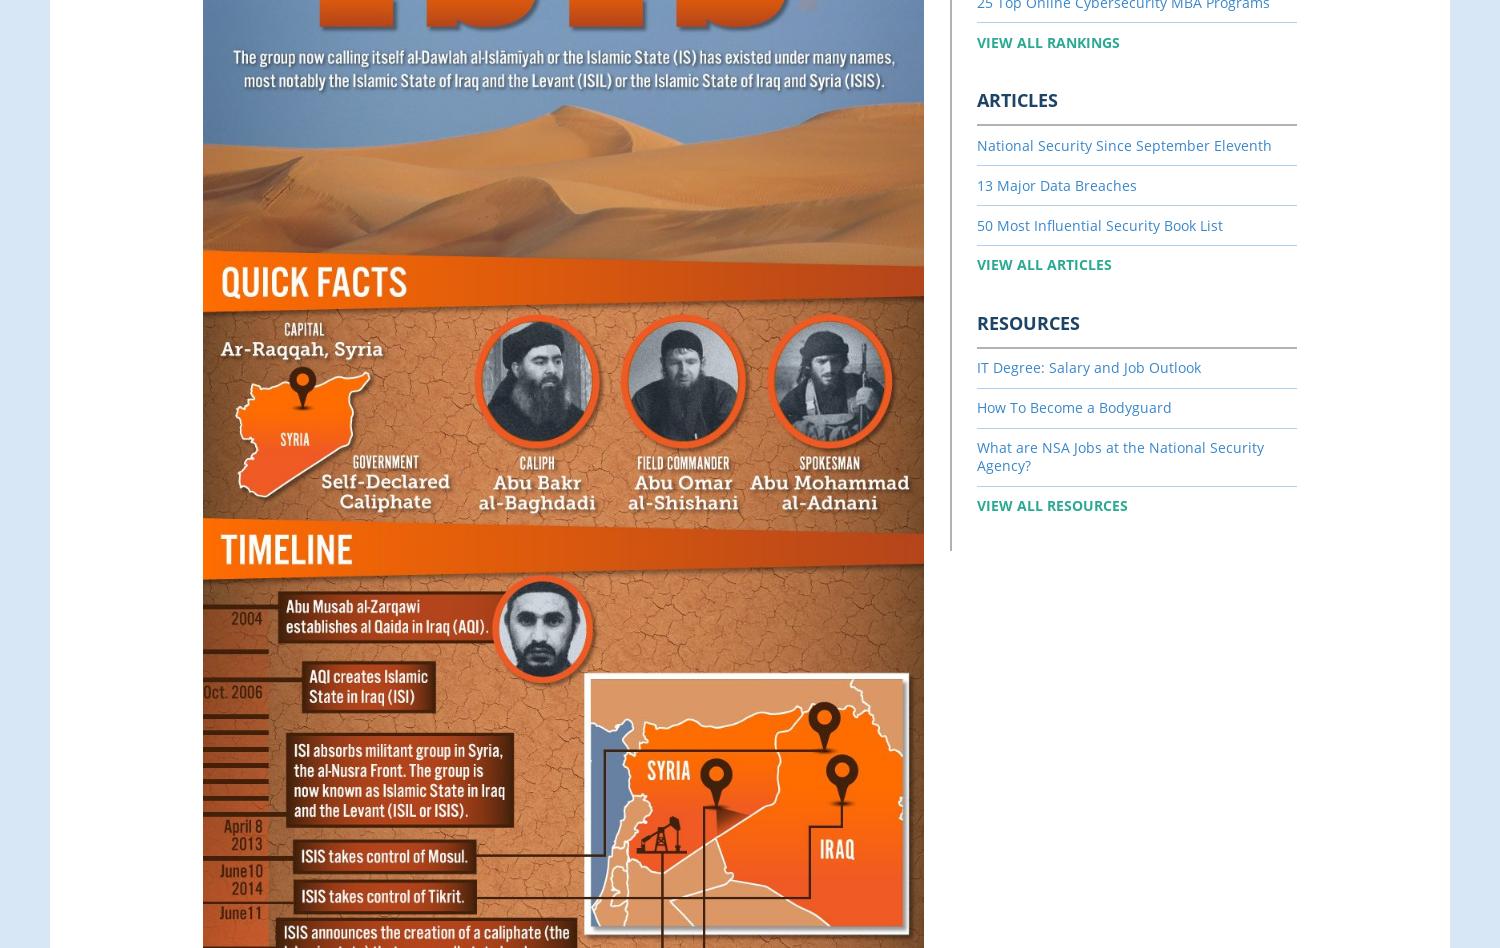 This screenshot has height=948, width=1500. What do you see at coordinates (1048, 41) in the screenshot?
I see `'View All Rankings'` at bounding box center [1048, 41].